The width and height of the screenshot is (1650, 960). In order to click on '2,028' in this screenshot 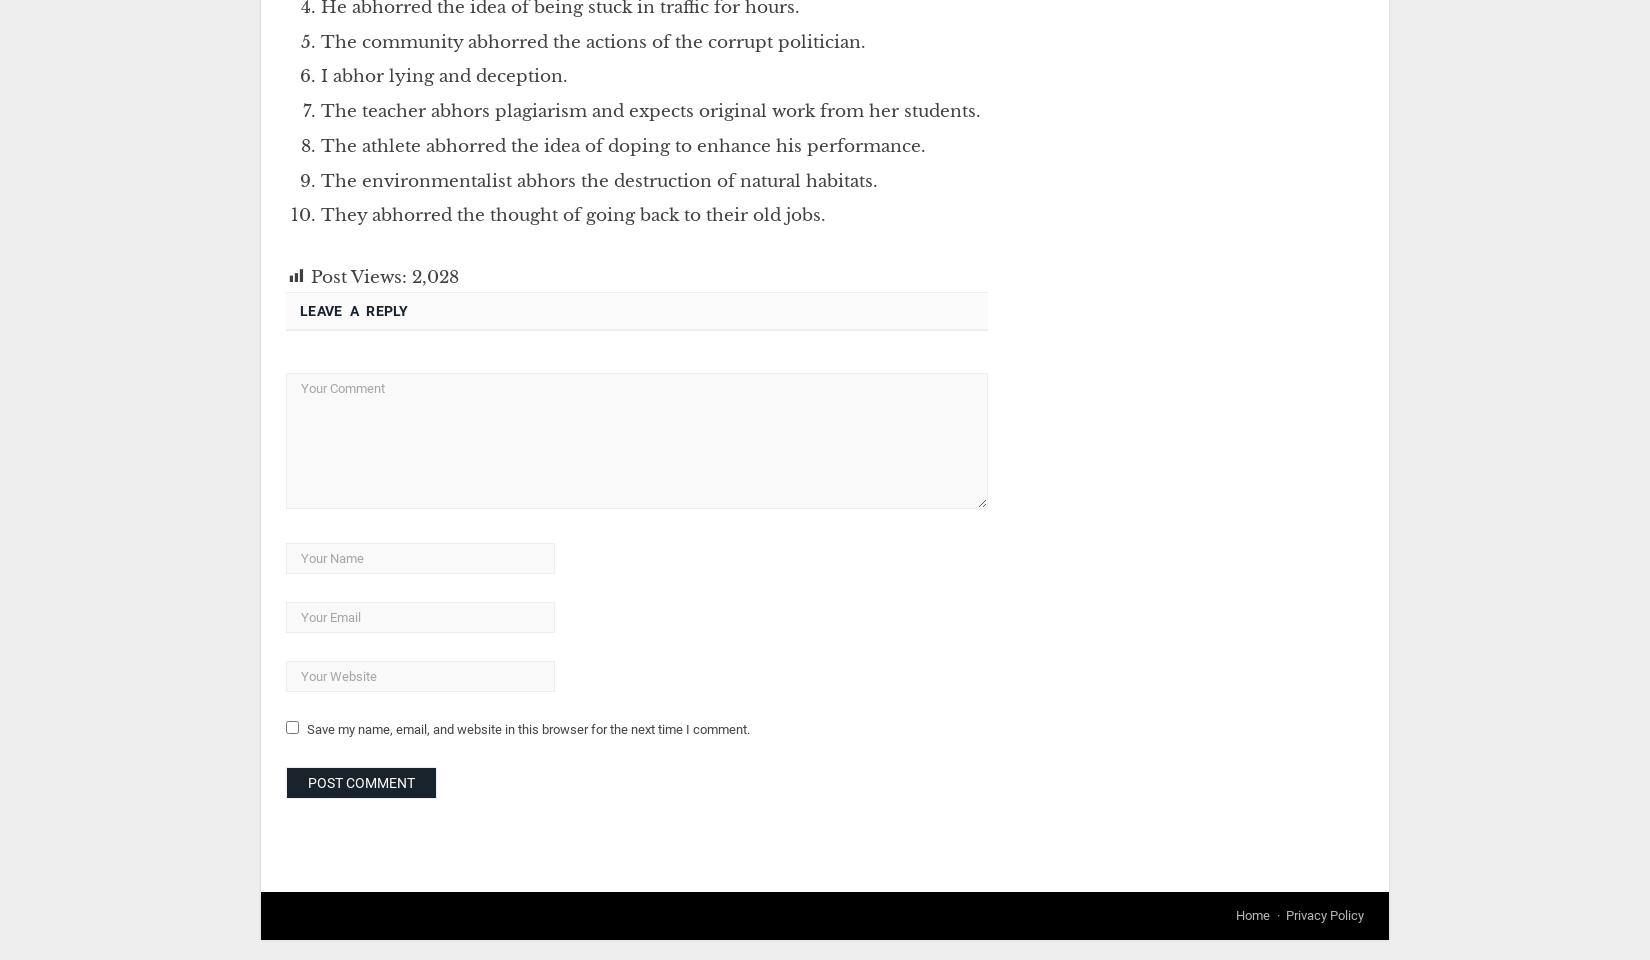, I will do `click(434, 275)`.